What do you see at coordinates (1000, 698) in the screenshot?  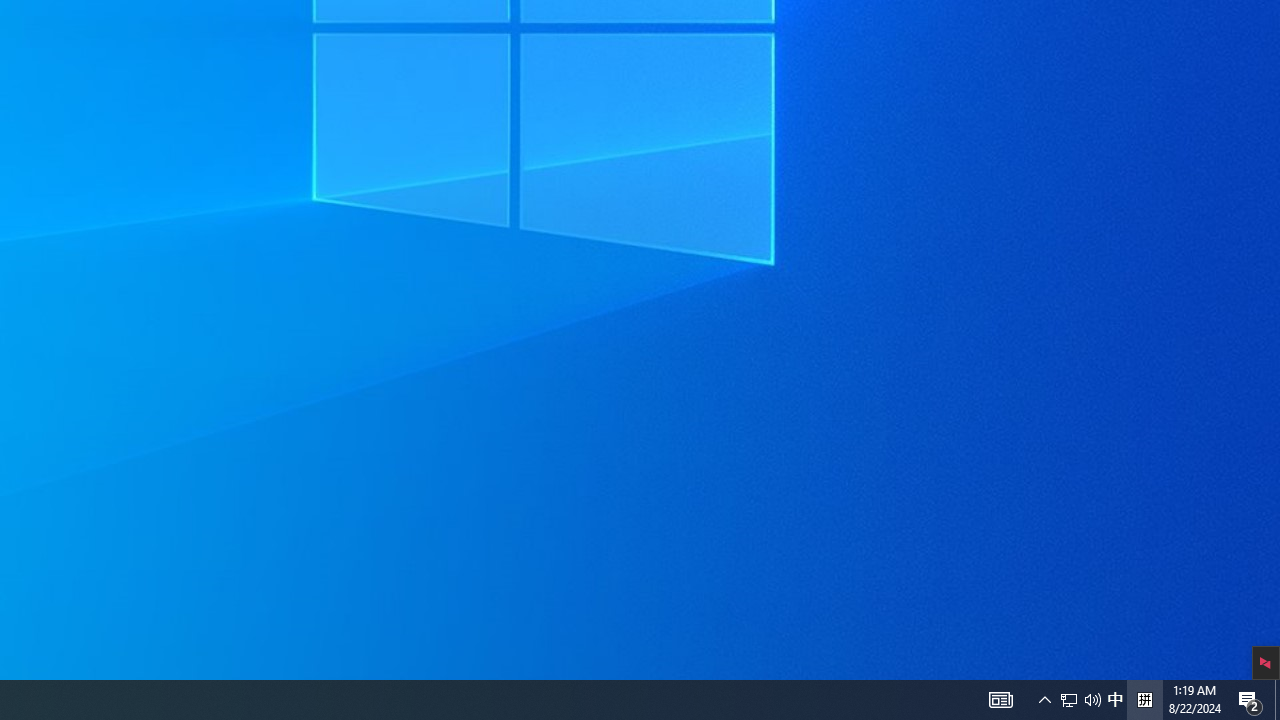 I see `'AutomationID: 4105'` at bounding box center [1000, 698].